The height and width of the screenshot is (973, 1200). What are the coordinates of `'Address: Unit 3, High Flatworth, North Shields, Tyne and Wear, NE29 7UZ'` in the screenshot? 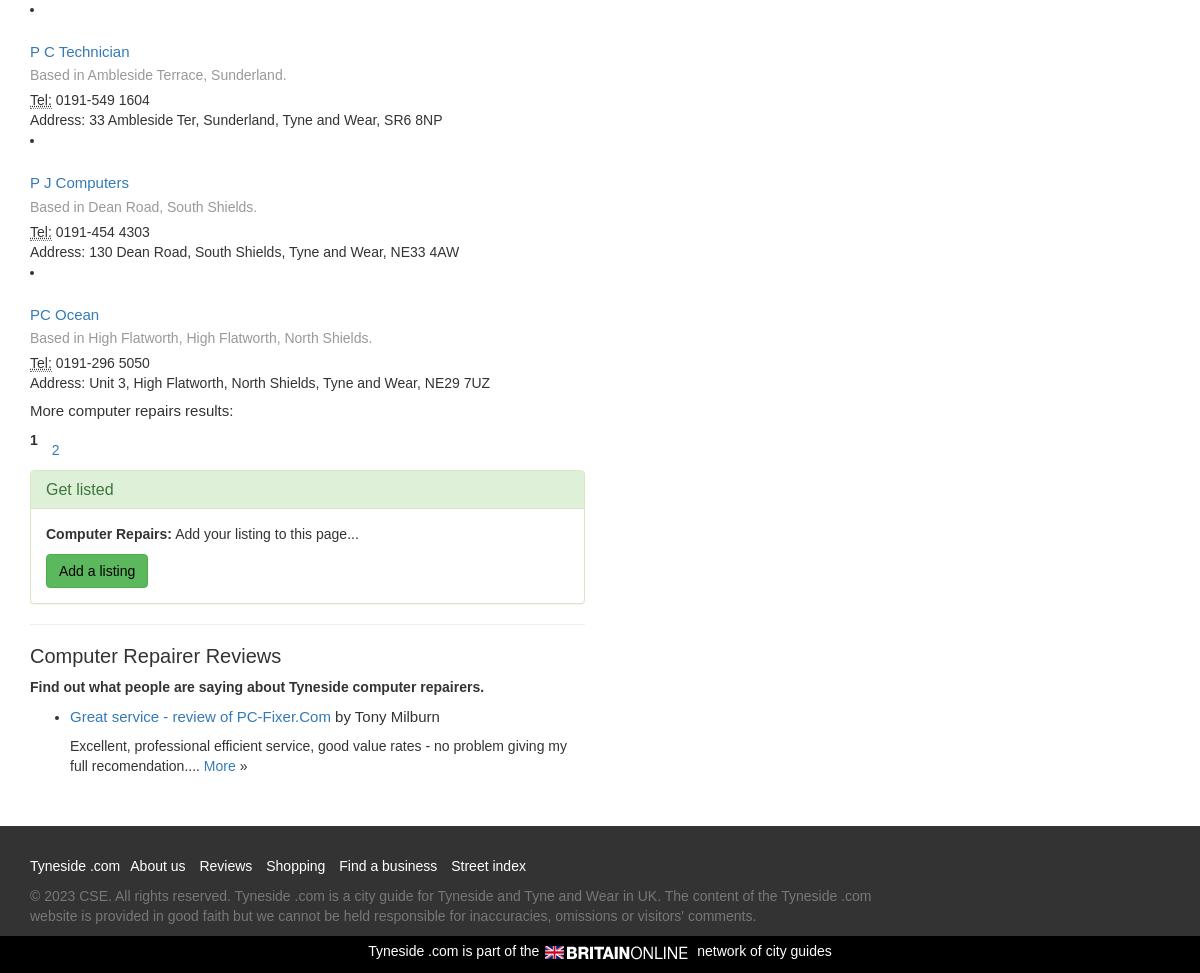 It's located at (259, 381).